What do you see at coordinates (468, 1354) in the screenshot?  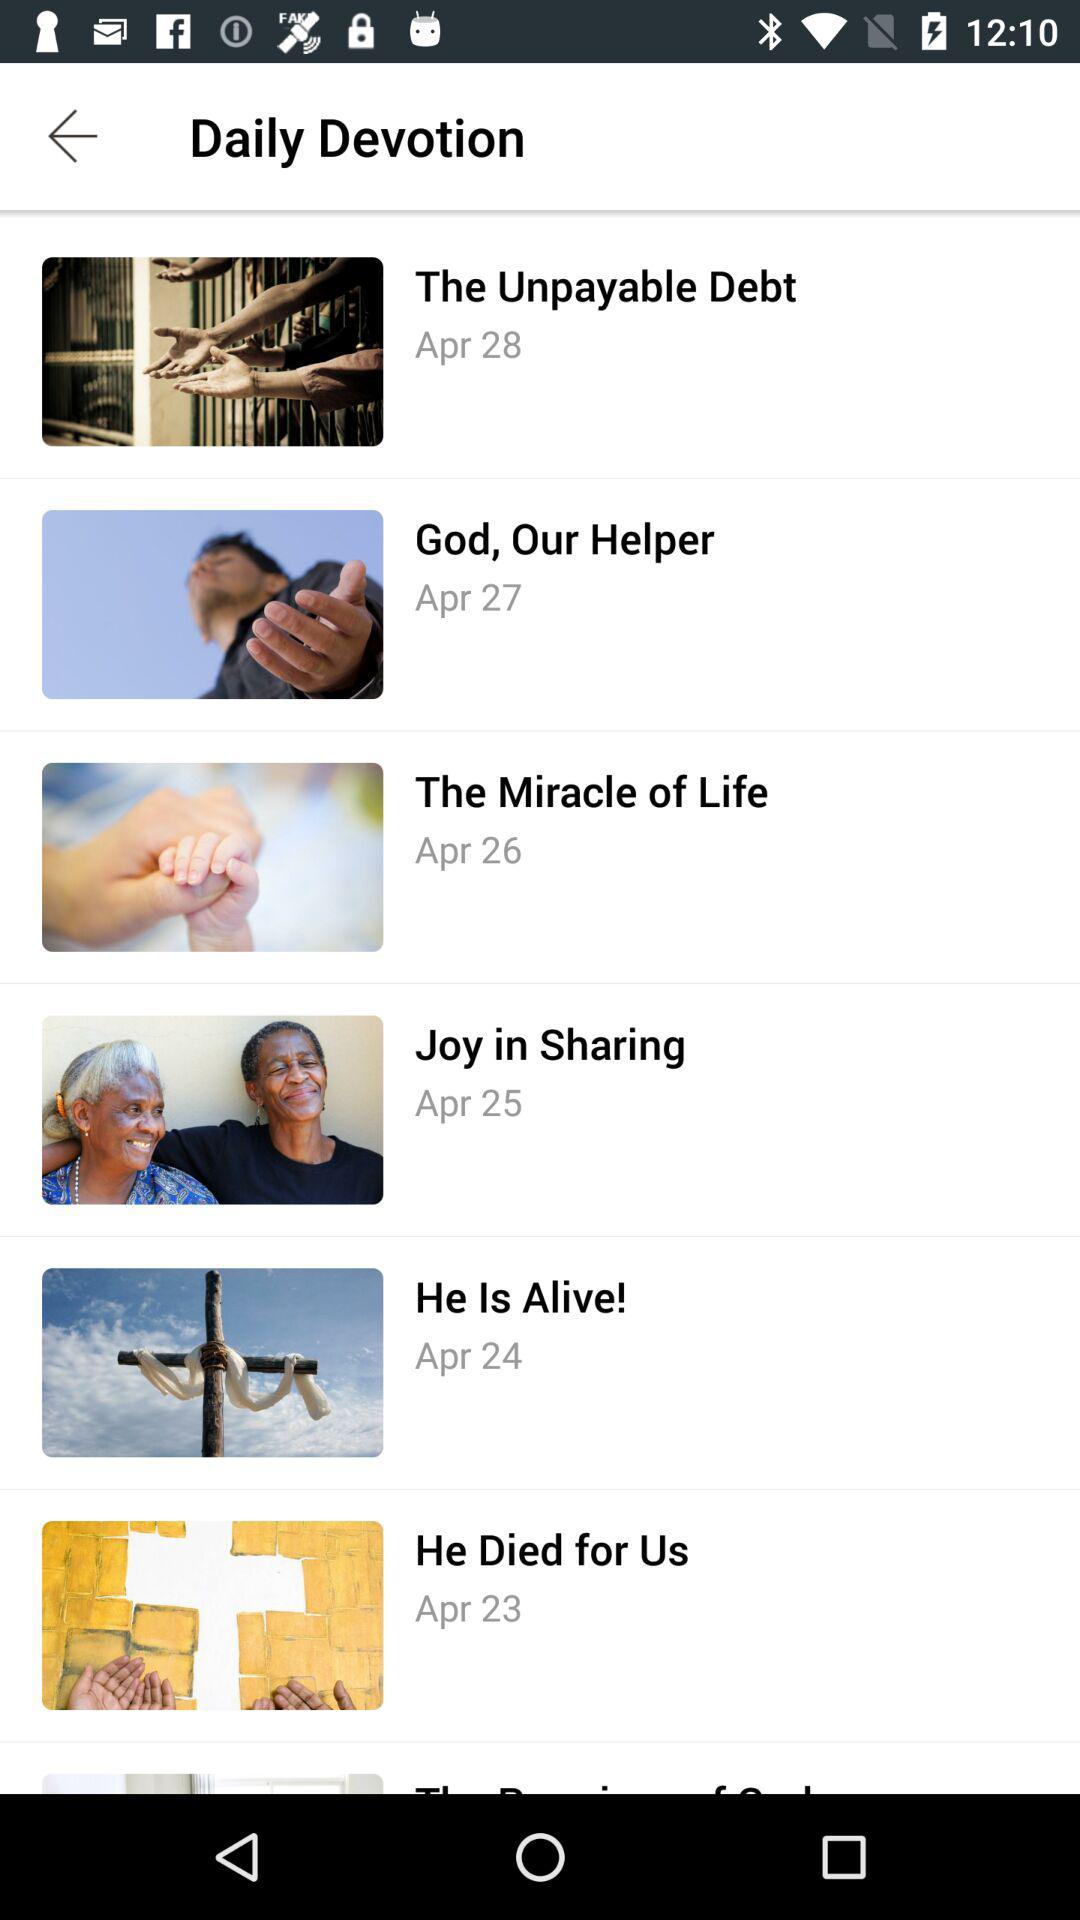 I see `the icon below the he is alive! icon` at bounding box center [468, 1354].